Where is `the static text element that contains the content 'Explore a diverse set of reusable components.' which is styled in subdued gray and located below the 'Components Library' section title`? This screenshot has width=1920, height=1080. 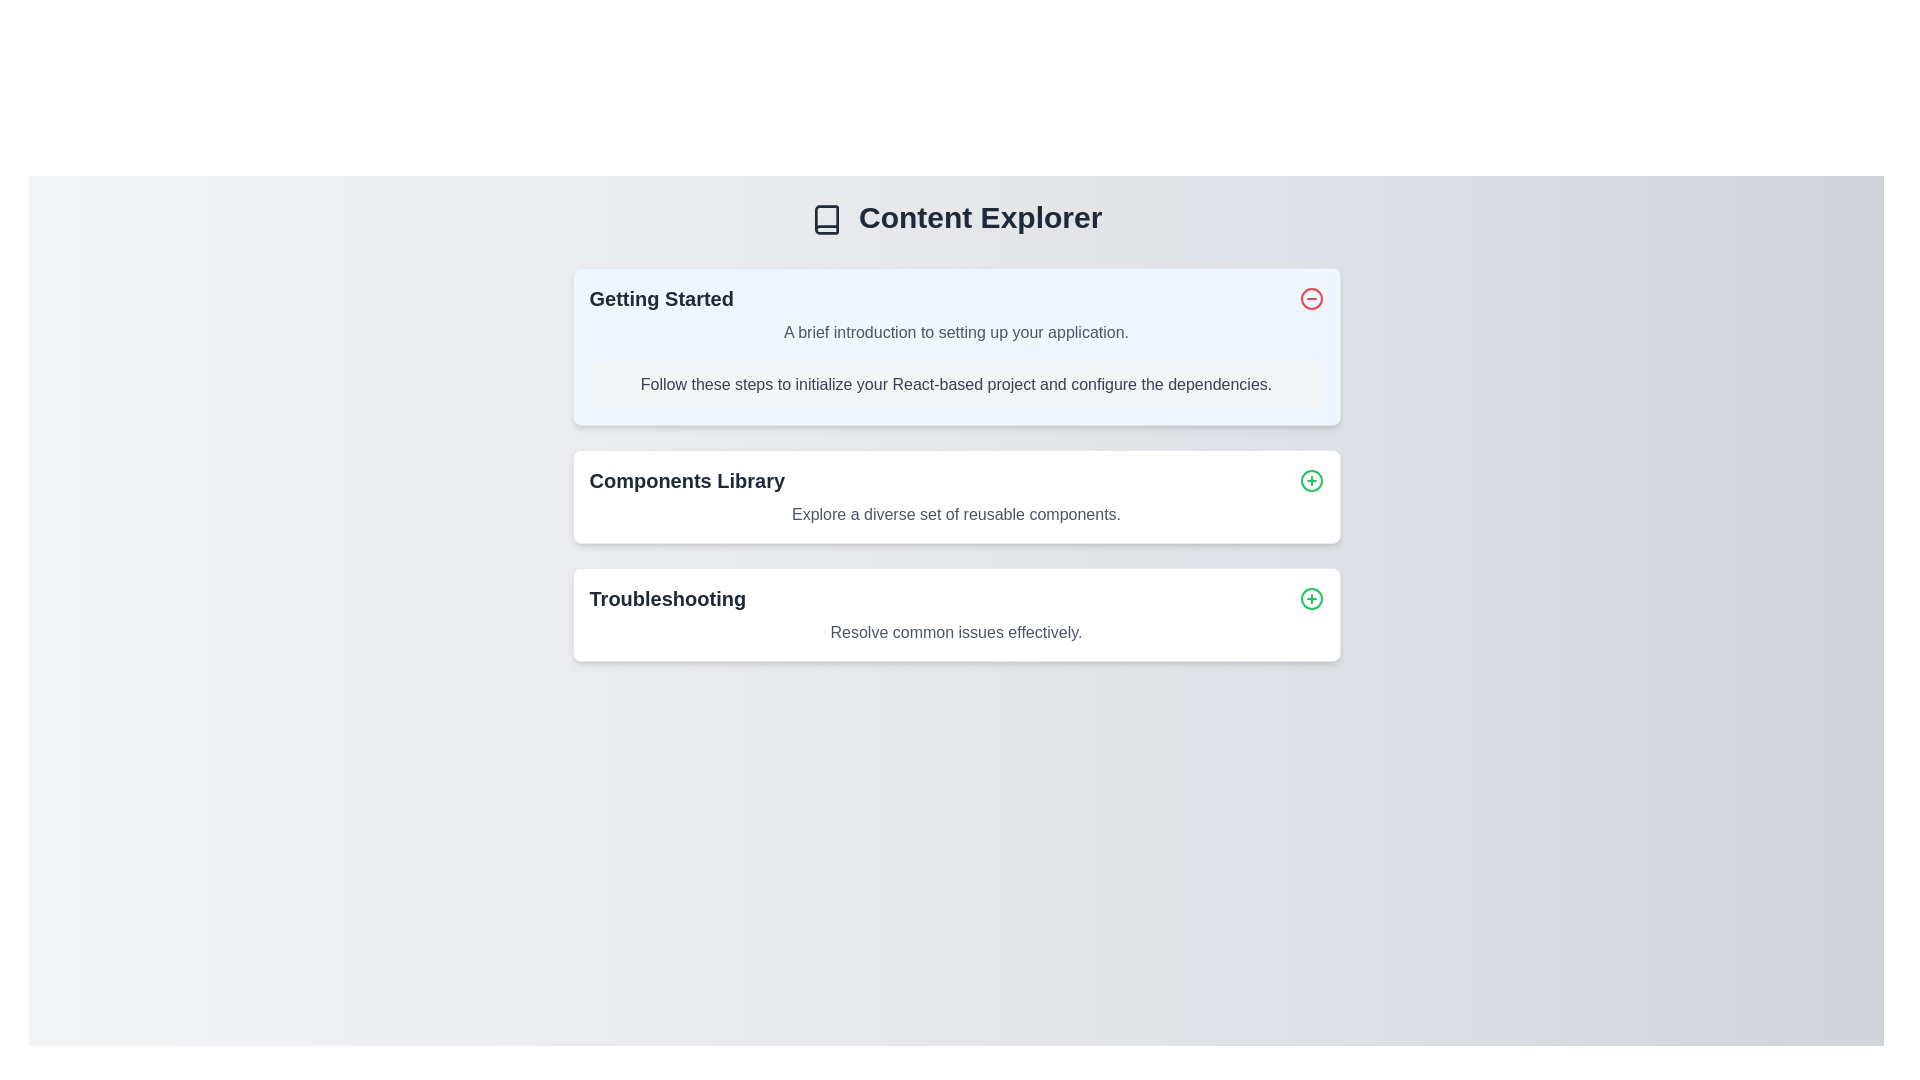 the static text element that contains the content 'Explore a diverse set of reusable components.' which is styled in subdued gray and located below the 'Components Library' section title is located at coordinates (955, 514).